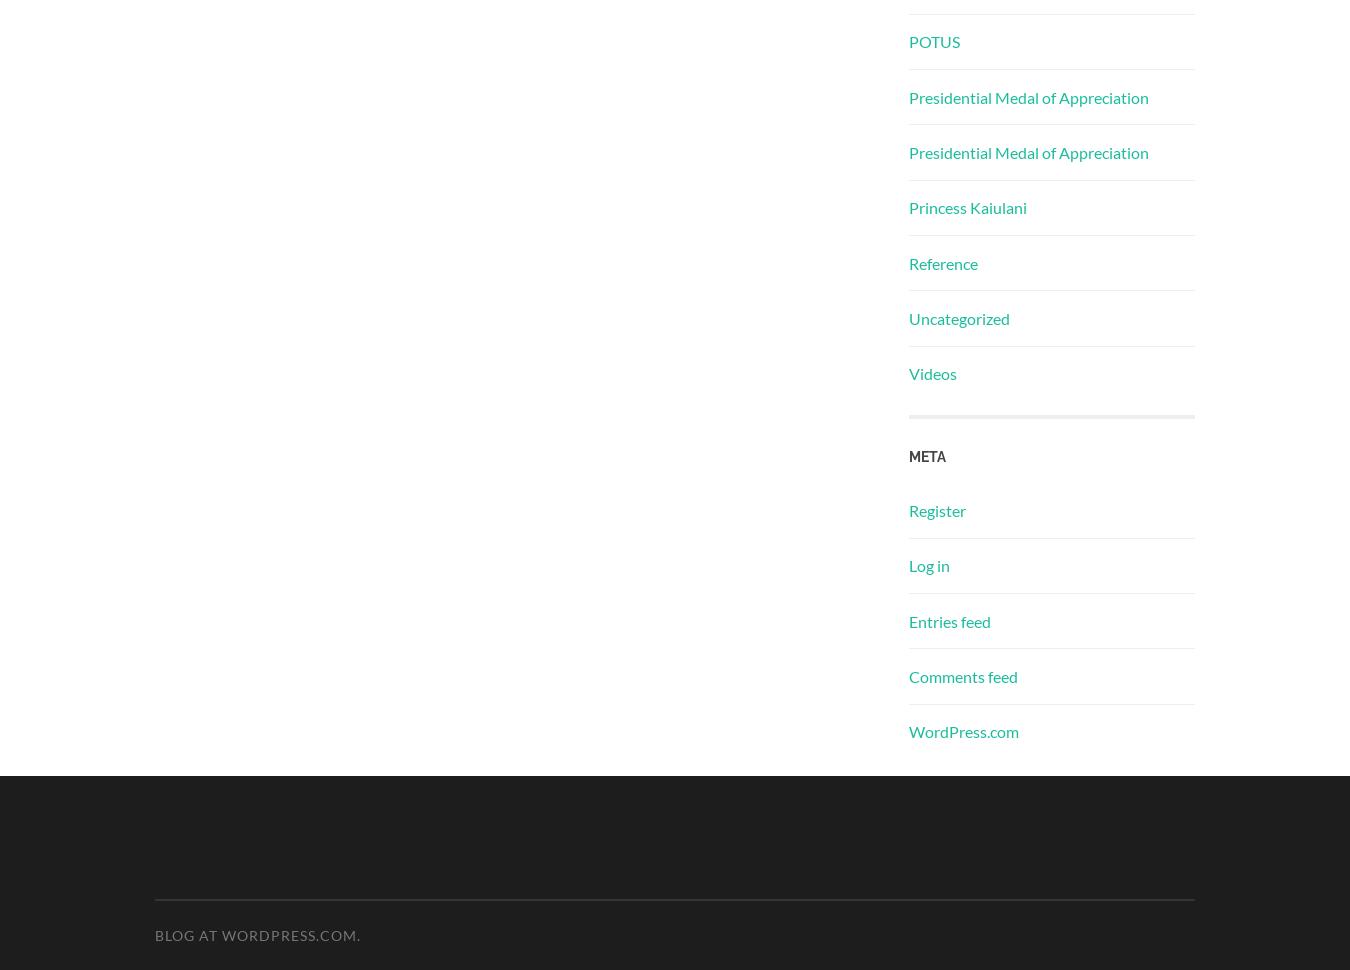 Image resolution: width=1350 pixels, height=970 pixels. I want to click on 'Entries feed', so click(948, 620).